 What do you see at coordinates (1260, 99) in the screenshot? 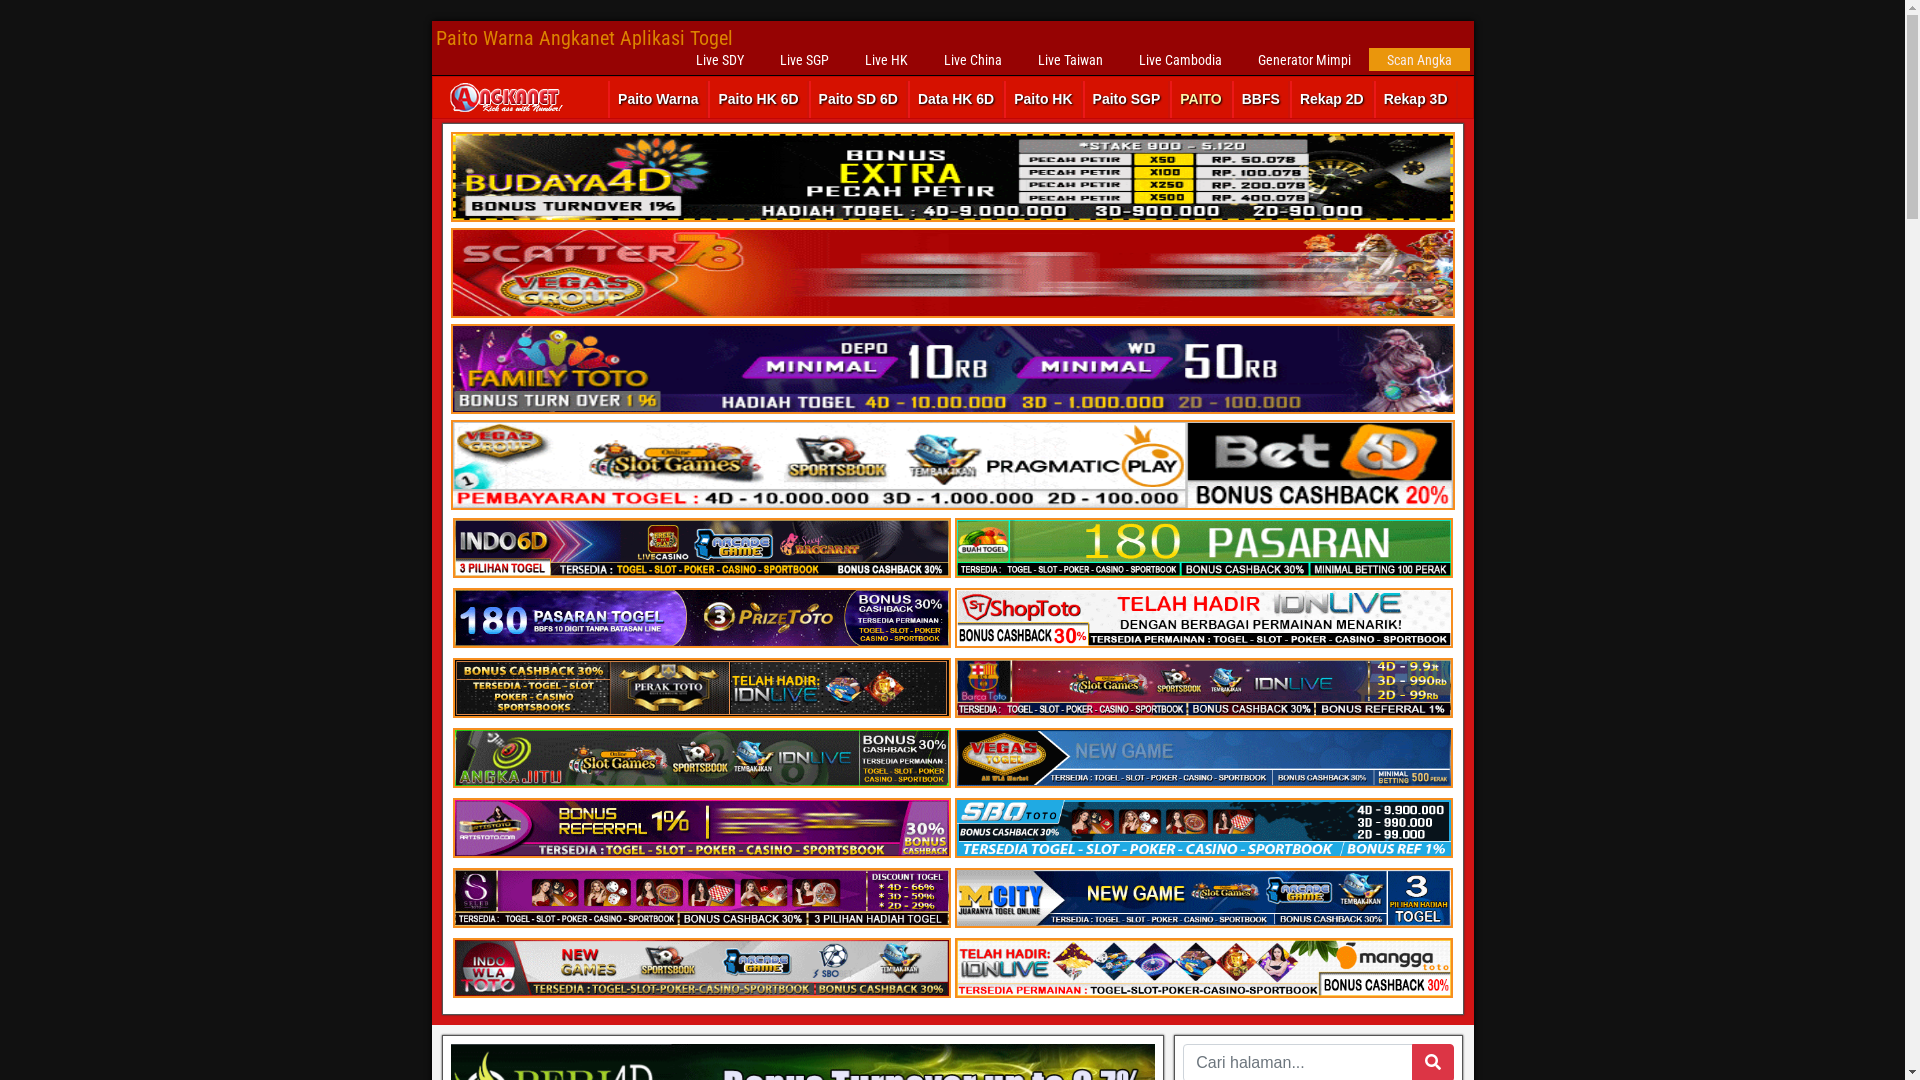
I see `'BBFS'` at bounding box center [1260, 99].